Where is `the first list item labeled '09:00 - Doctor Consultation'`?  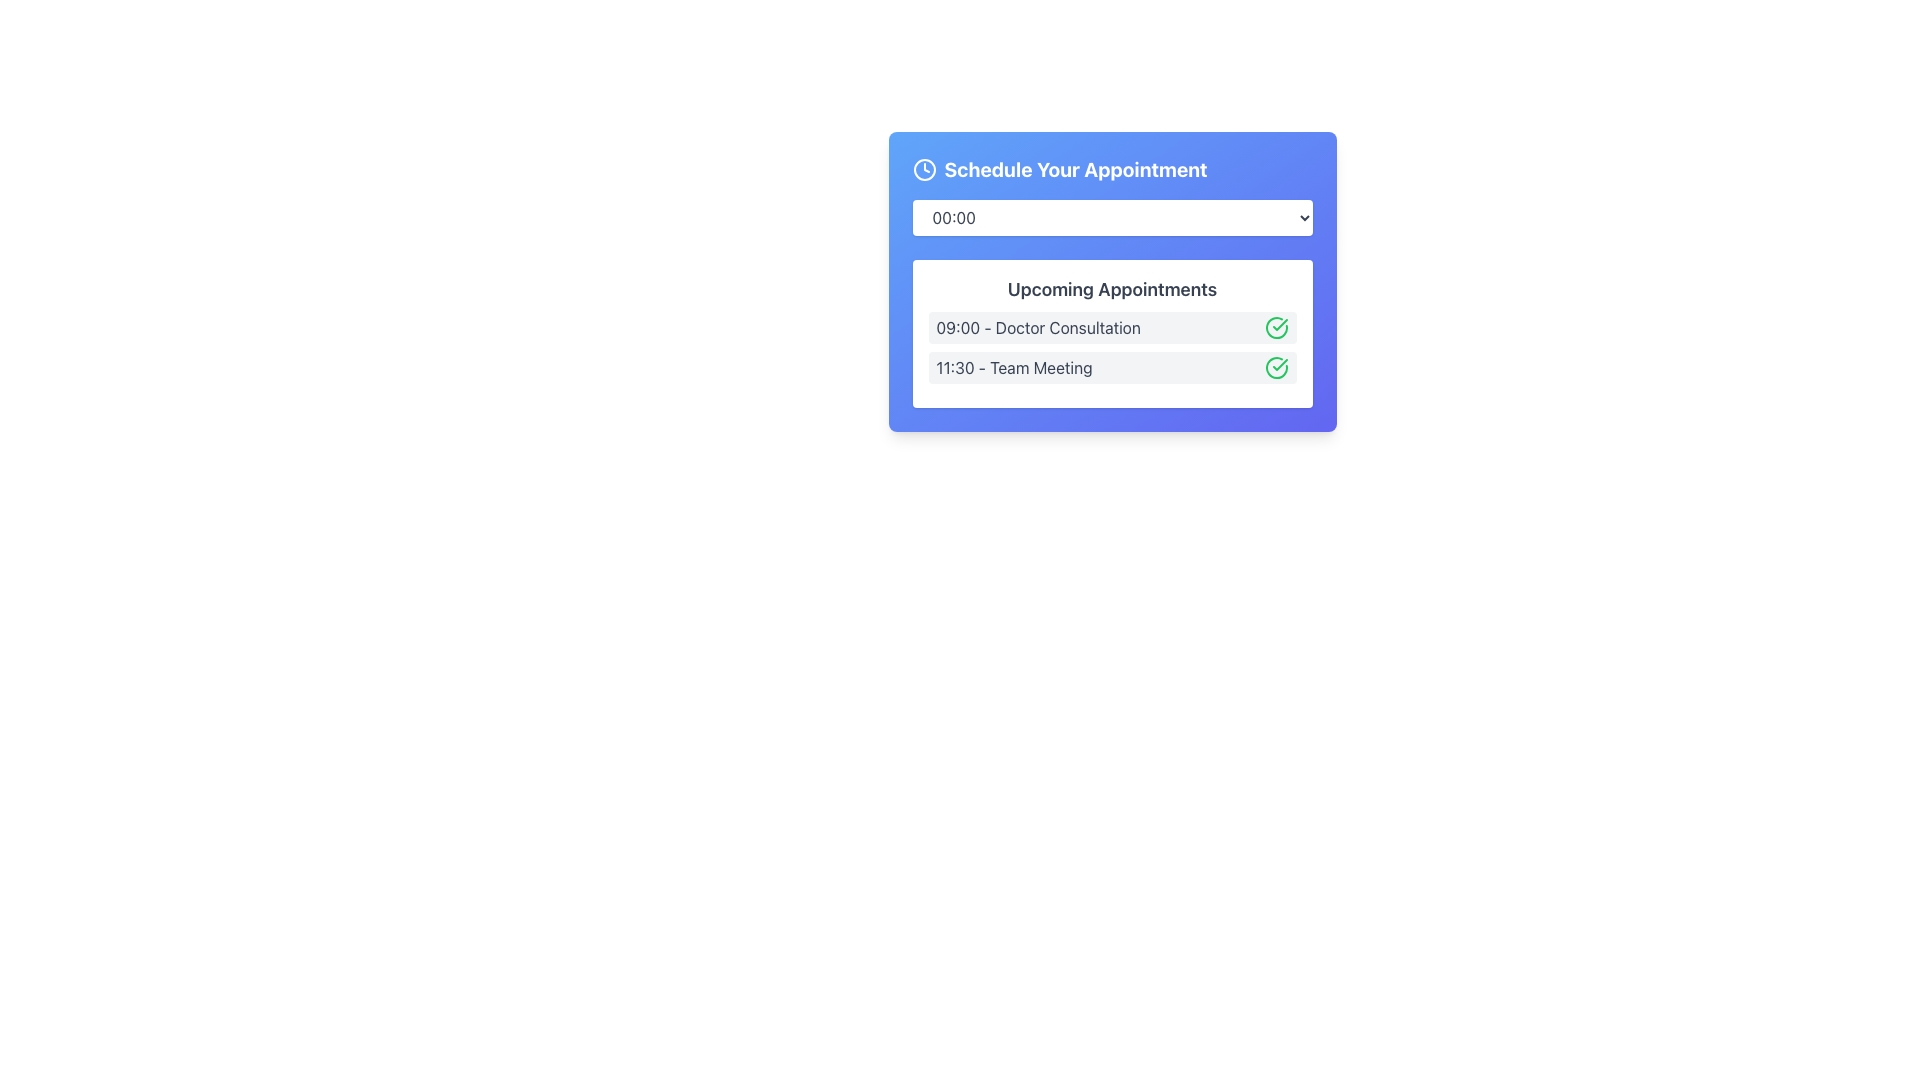 the first list item labeled '09:00 - Doctor Consultation' is located at coordinates (1111, 326).